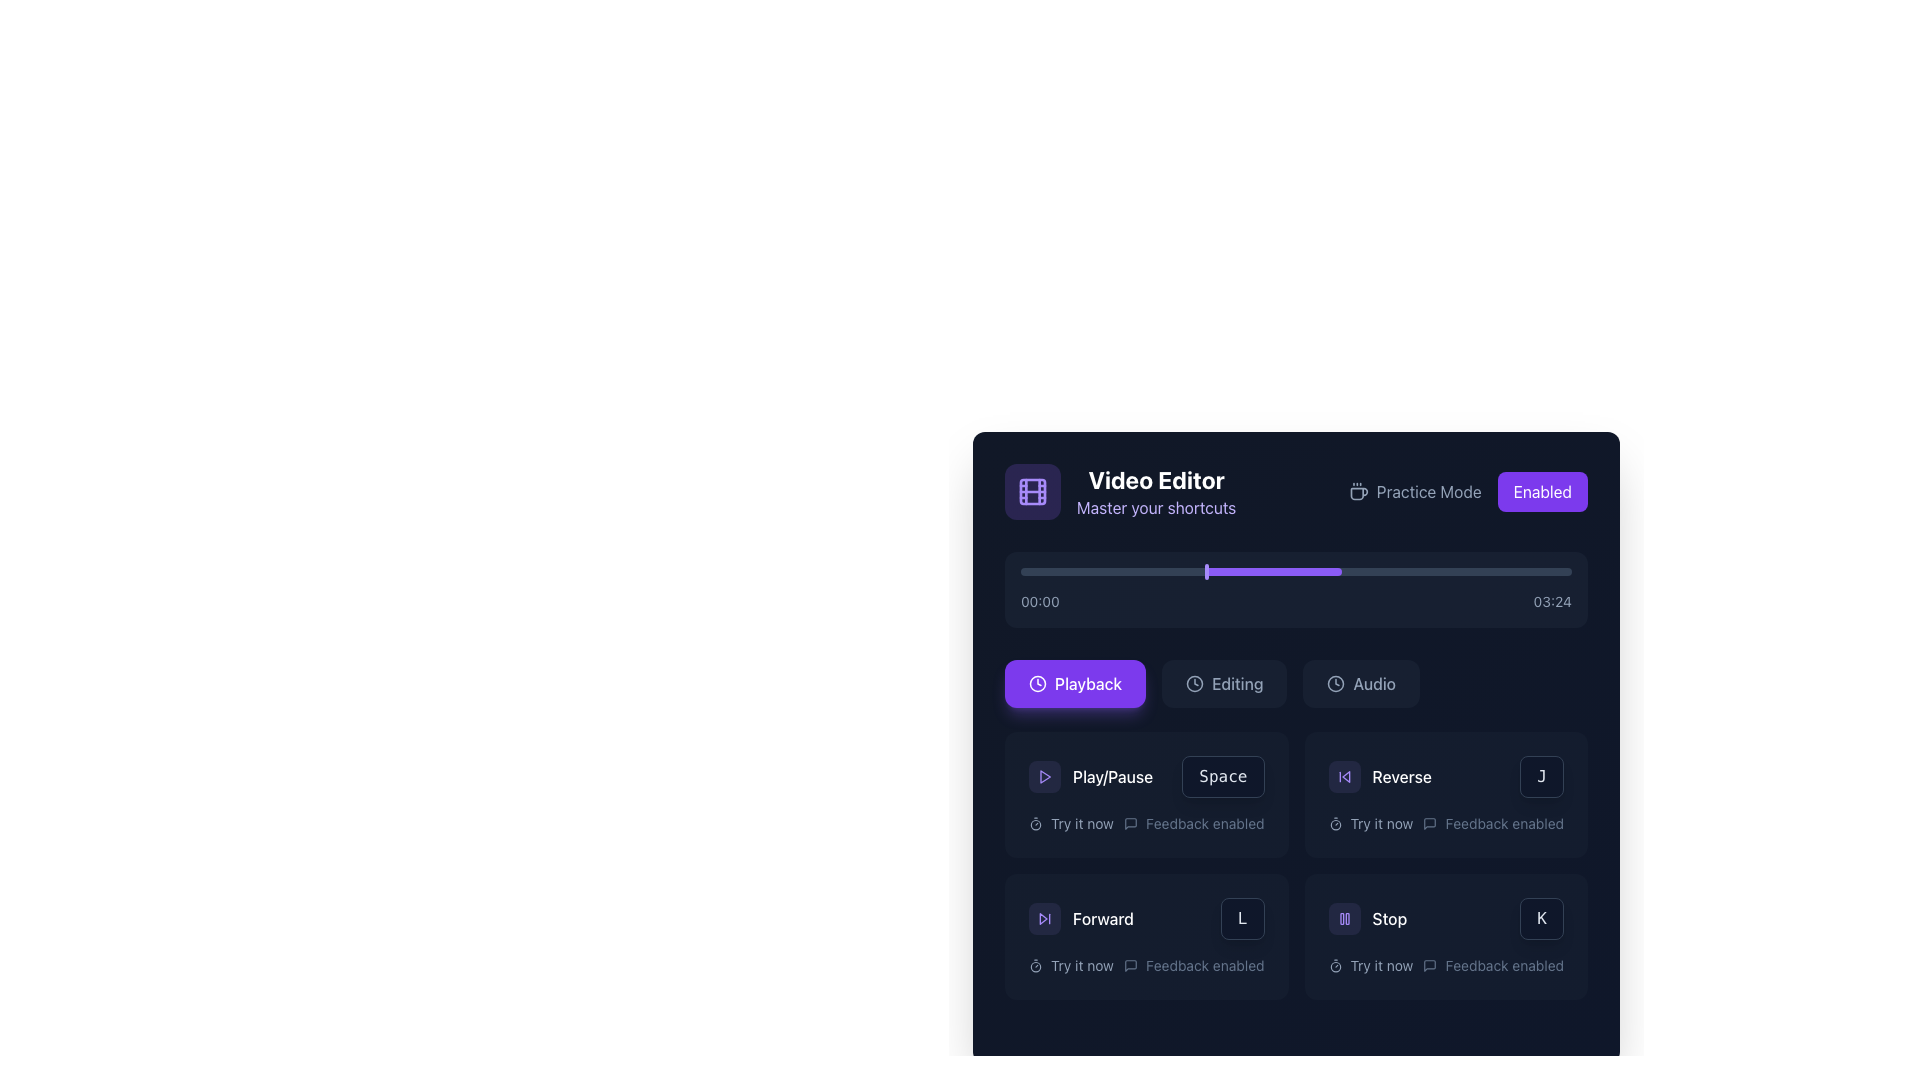  What do you see at coordinates (1272, 571) in the screenshot?
I see `the vibrant violet progress bar` at bounding box center [1272, 571].